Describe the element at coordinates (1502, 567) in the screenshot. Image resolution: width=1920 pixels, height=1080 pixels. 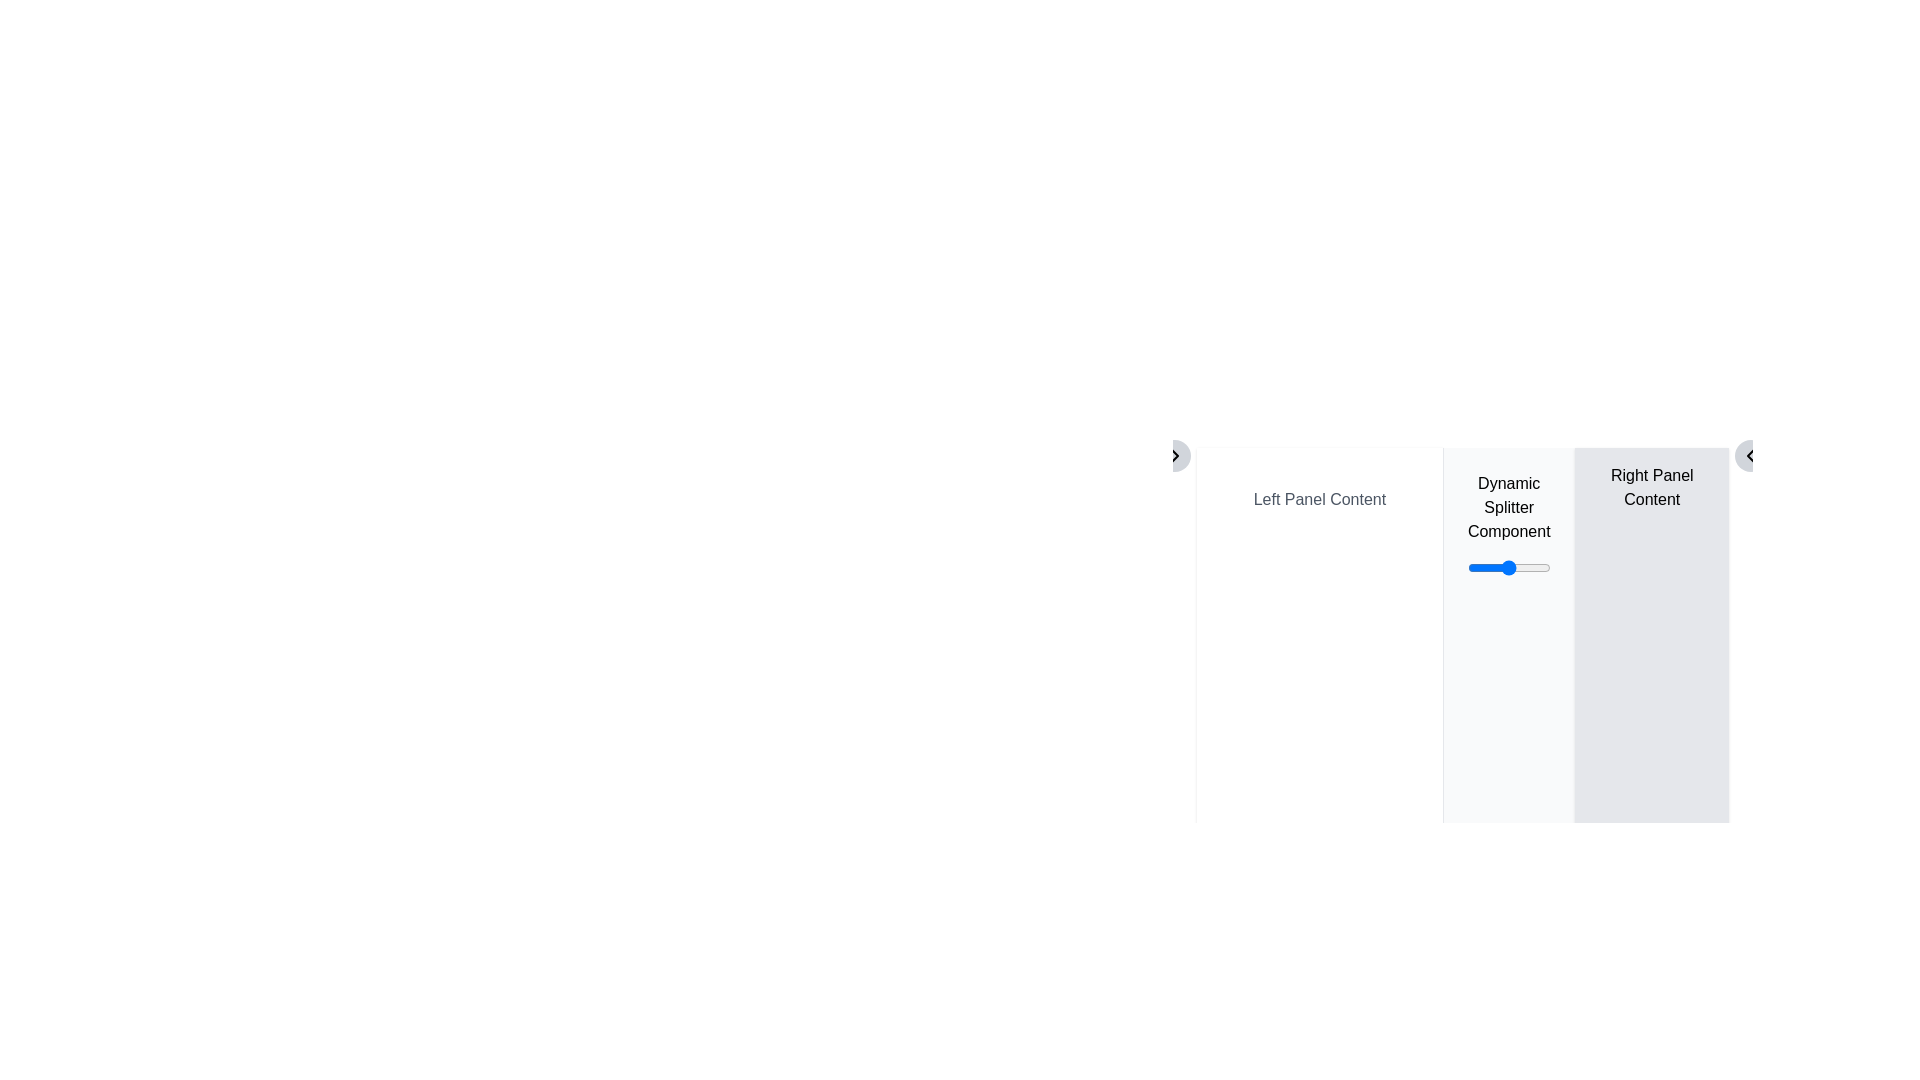
I see `the slider value` at that location.